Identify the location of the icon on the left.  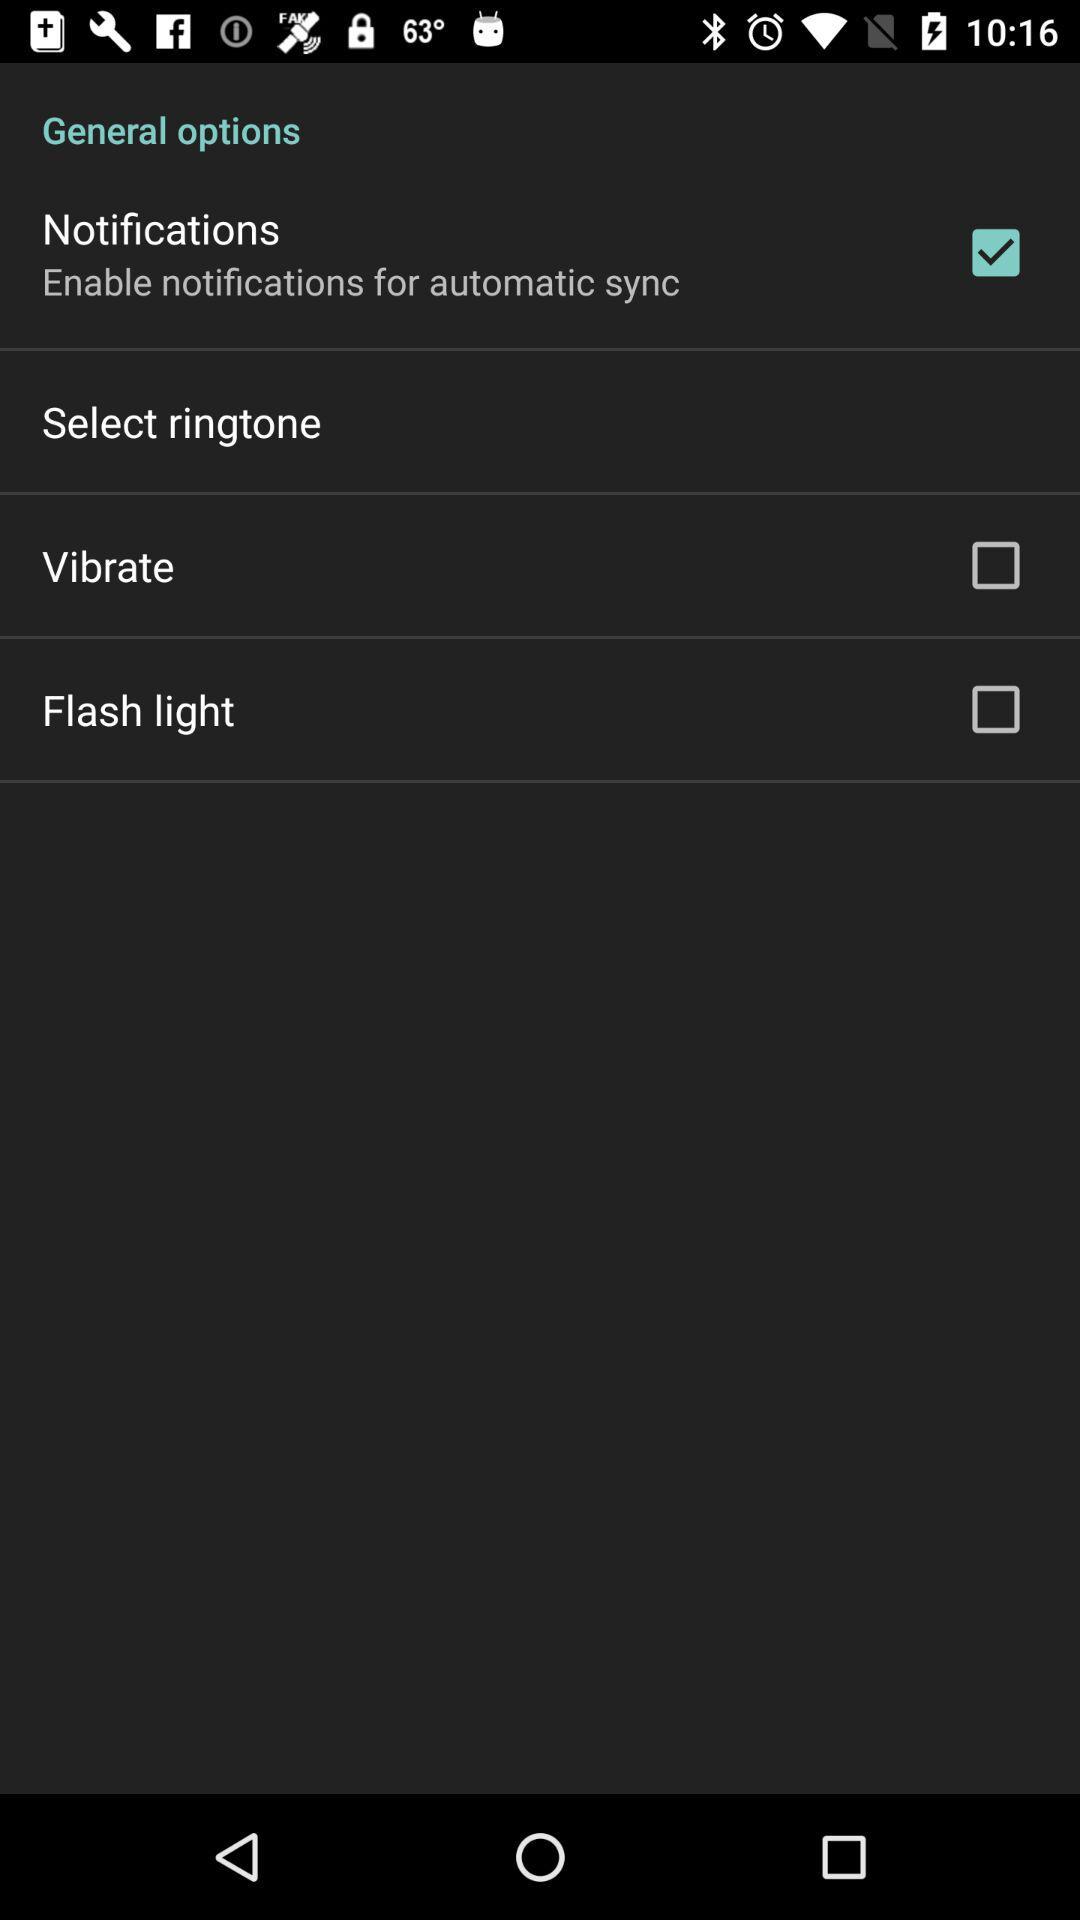
(137, 709).